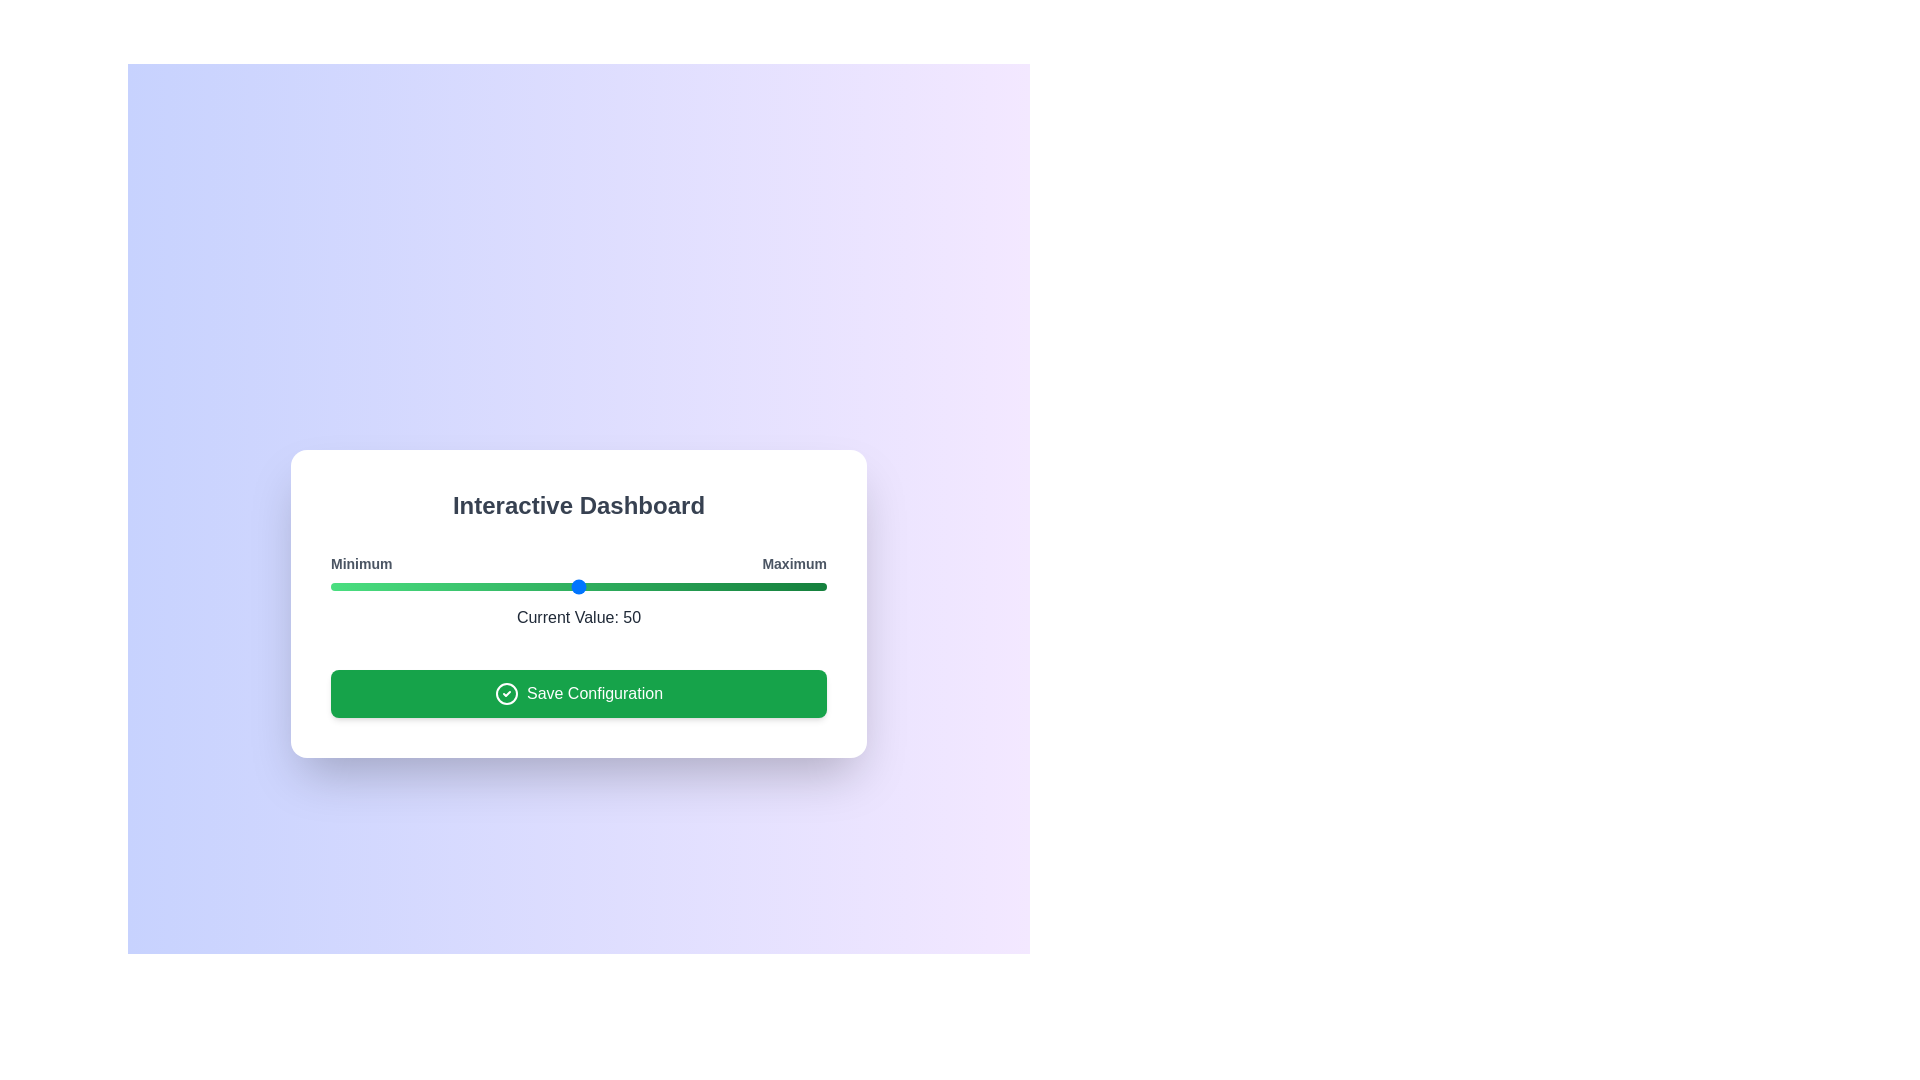 Image resolution: width=1920 pixels, height=1080 pixels. I want to click on the slider to set the value to 57, so click(612, 585).